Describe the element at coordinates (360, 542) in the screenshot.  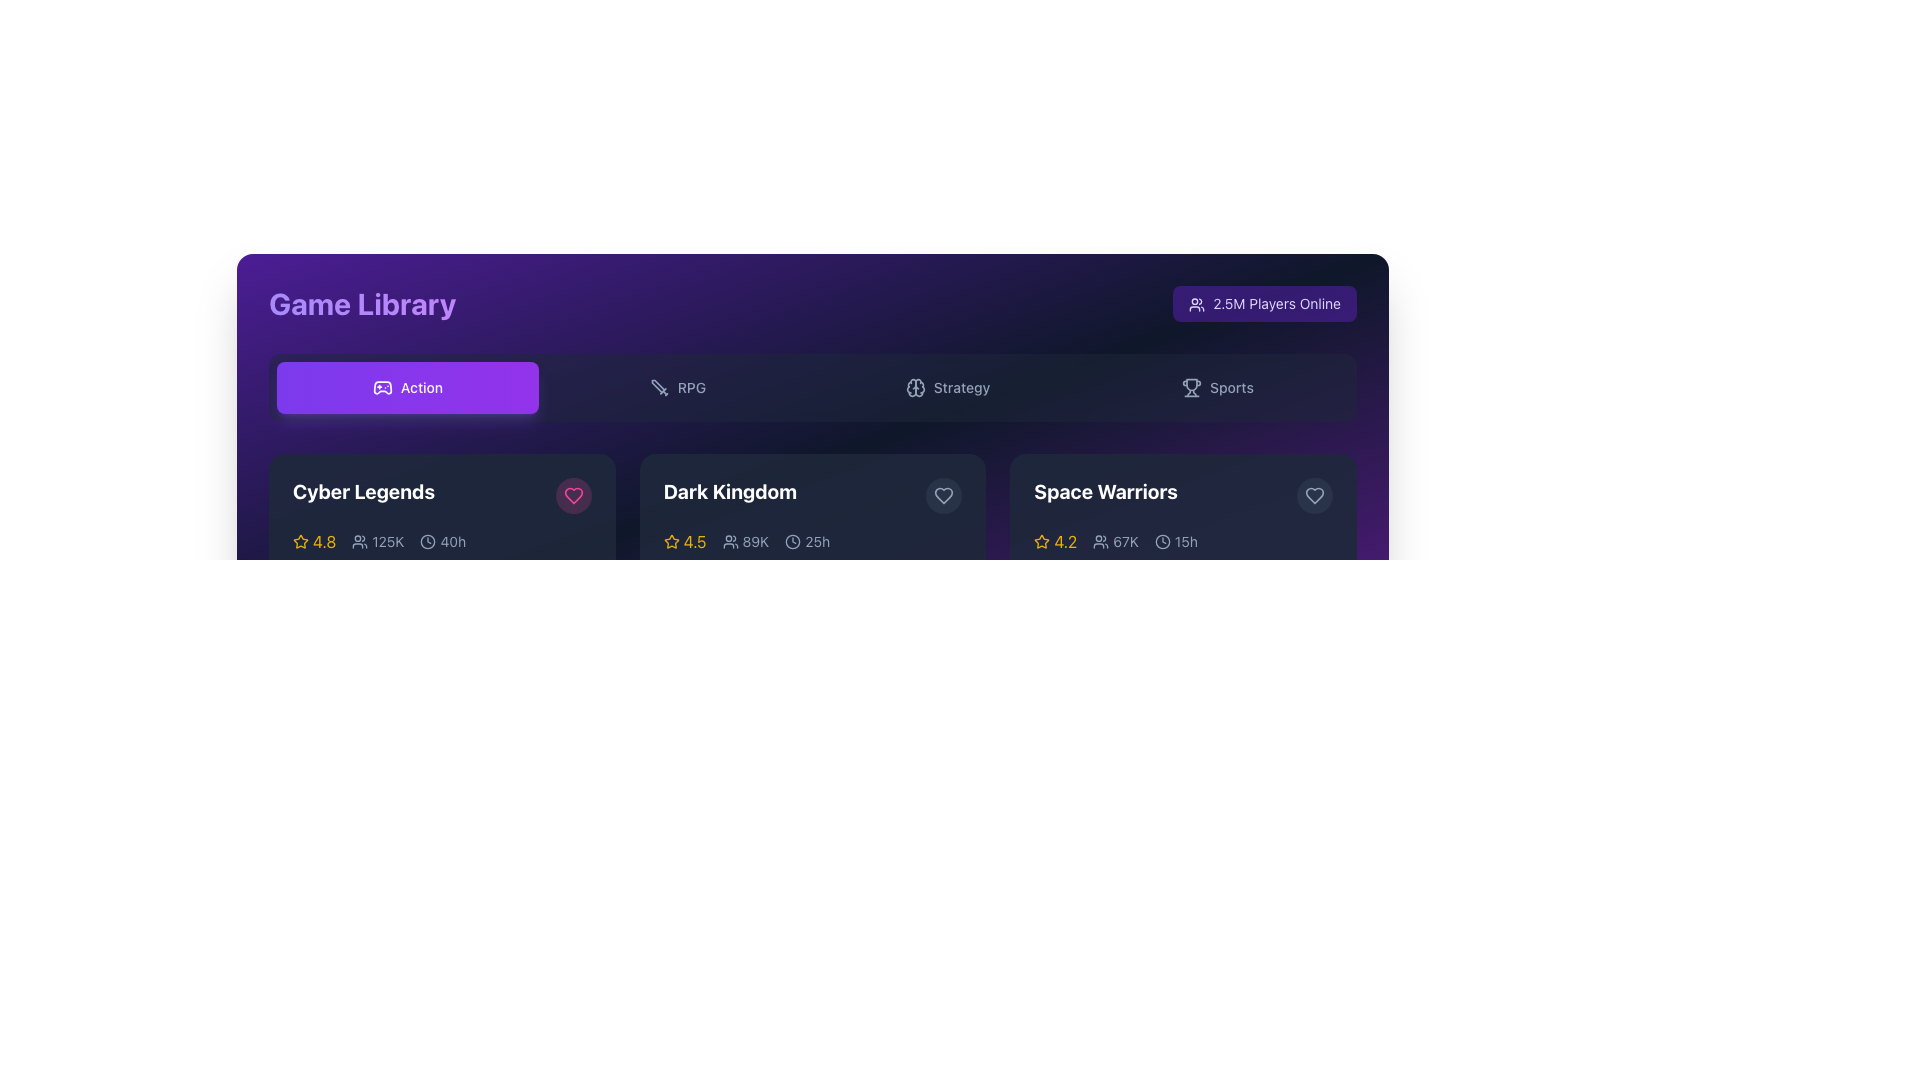
I see `the user icon located to the left of the text '125K' under the title 'Cyber Legends' in the first card of the action game category section` at that location.